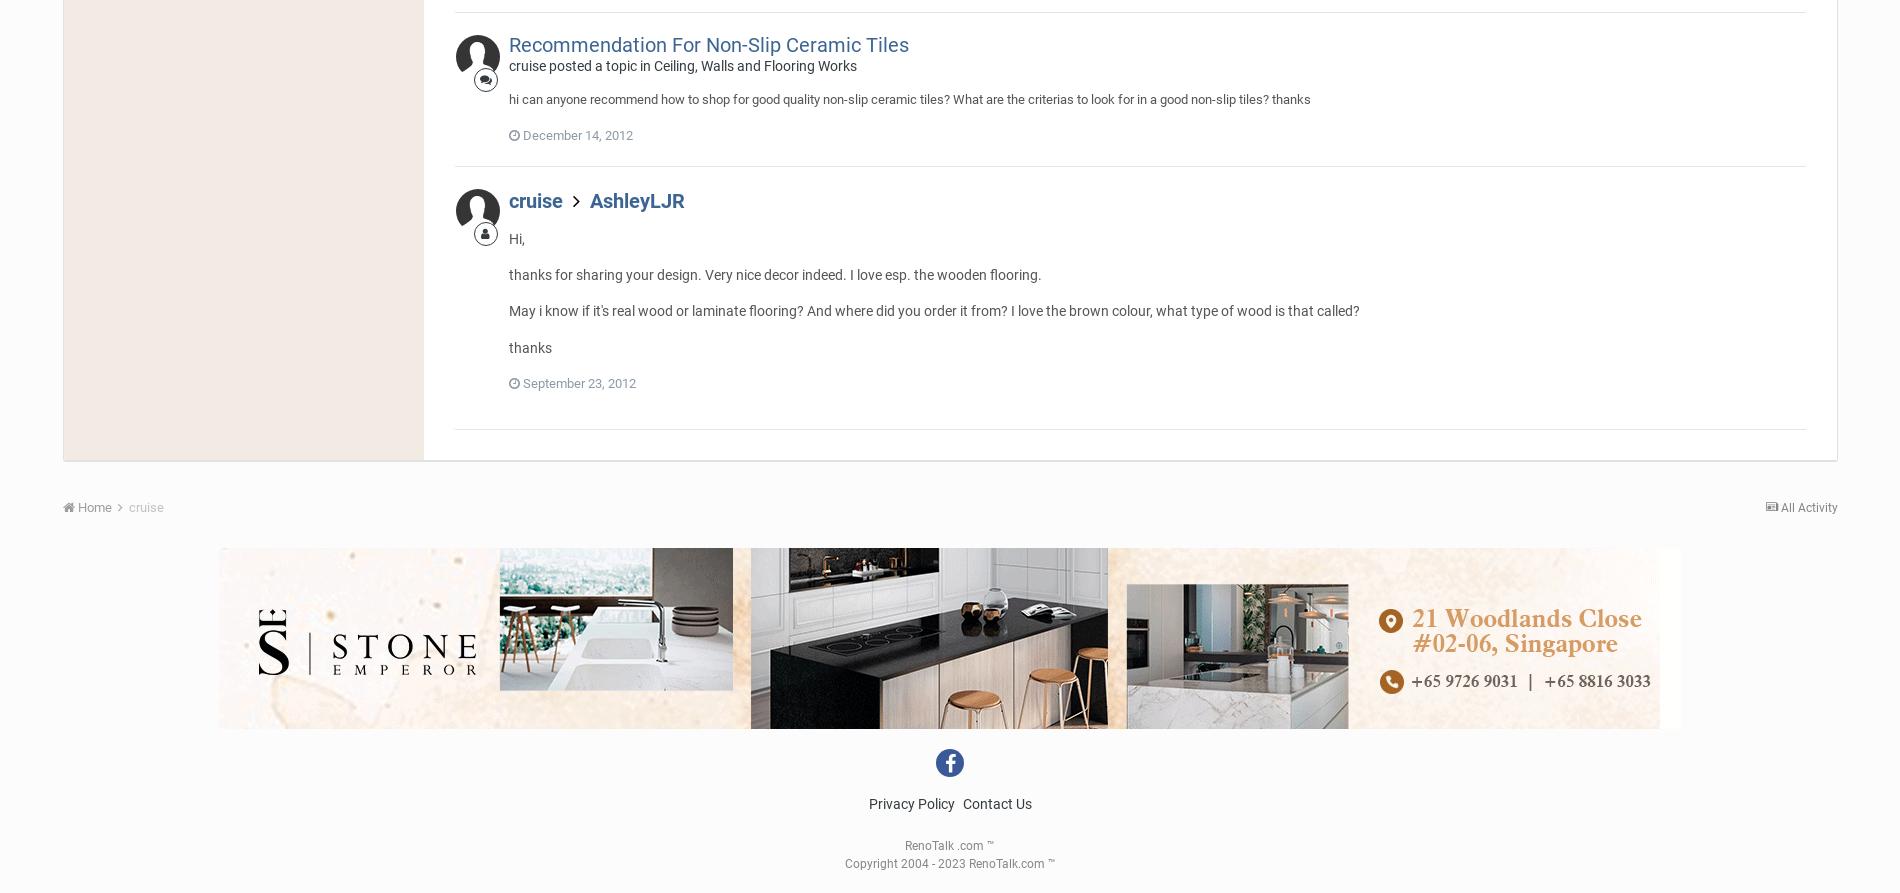 This screenshot has width=1900, height=893. What do you see at coordinates (907, 99) in the screenshot?
I see `'hi can anyone recommend how to shop for good quality non-slip ceramic tiles?  What are the criterias to look for in a good non-slip tiles? thanks'` at bounding box center [907, 99].